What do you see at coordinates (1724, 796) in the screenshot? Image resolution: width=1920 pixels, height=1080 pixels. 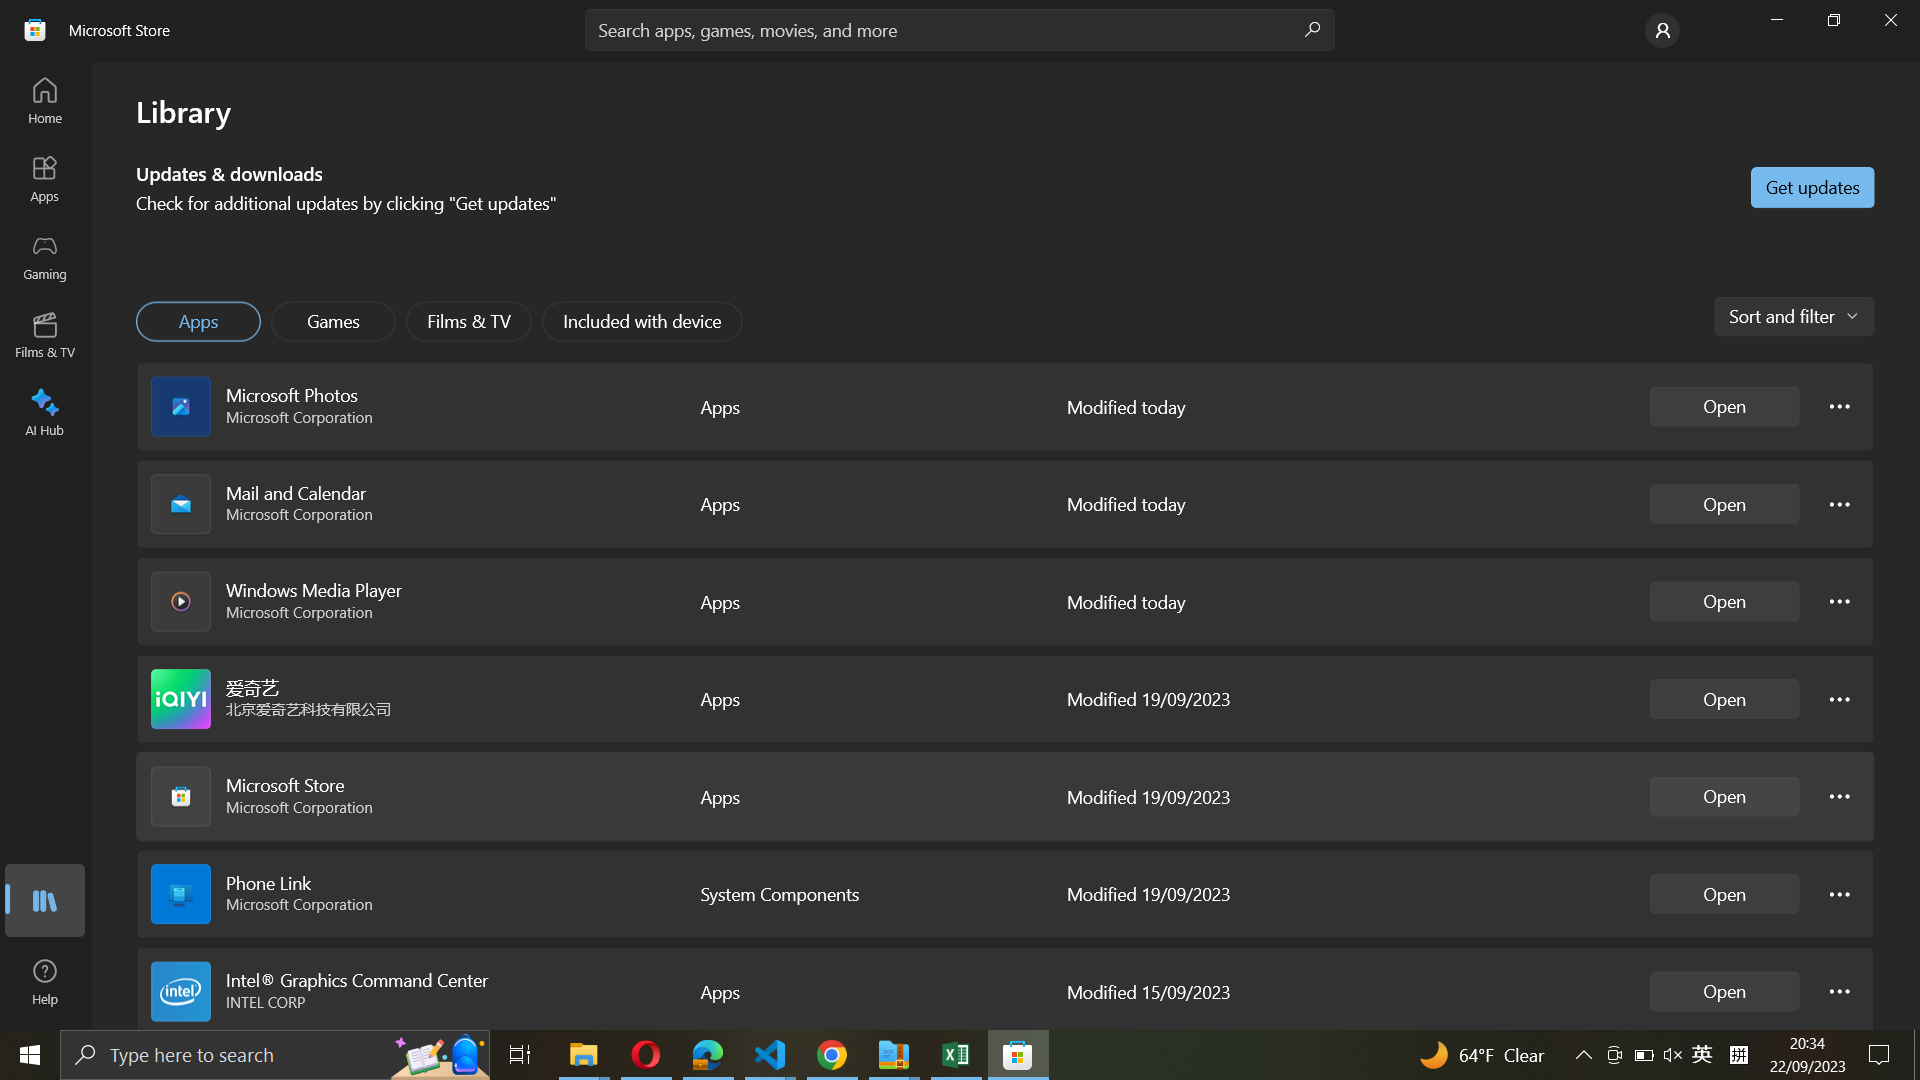 I see `Microsoft Store app` at bounding box center [1724, 796].